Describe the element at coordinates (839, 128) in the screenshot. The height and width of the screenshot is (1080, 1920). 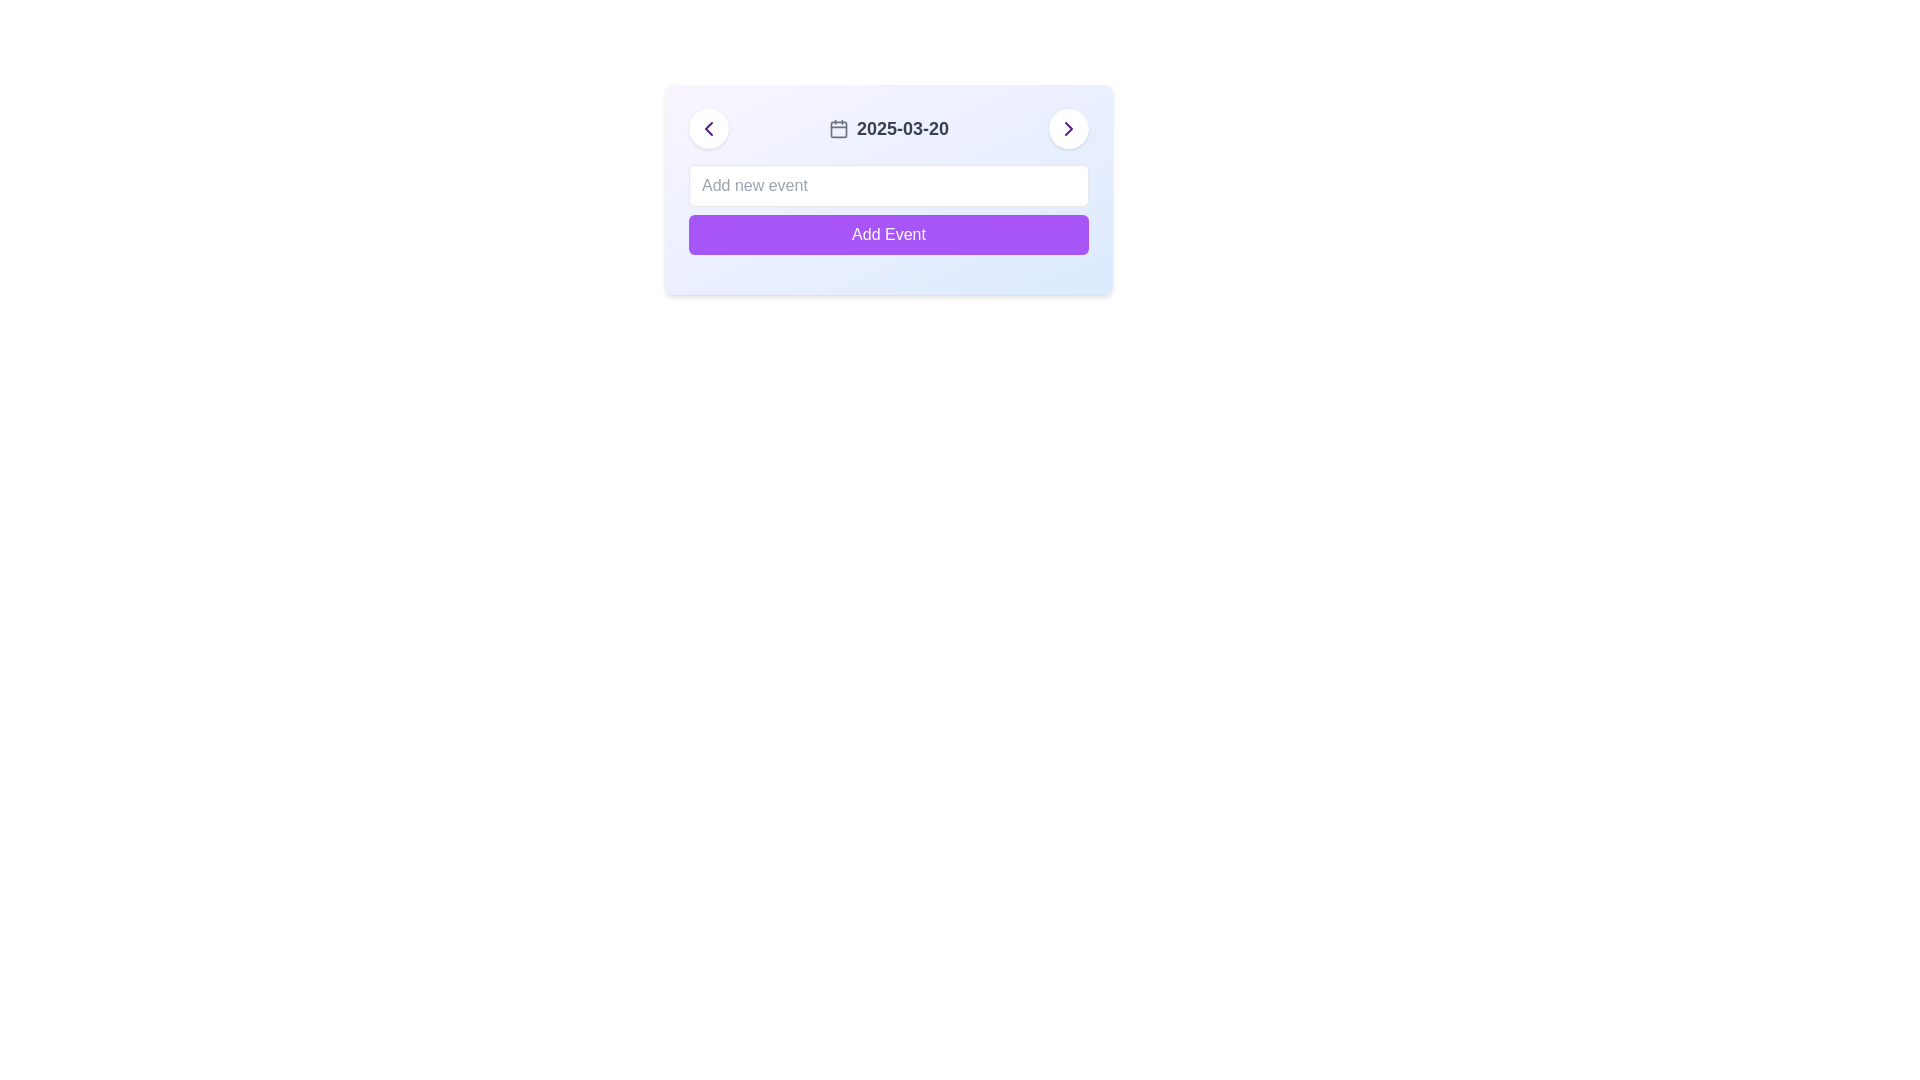
I see `the calendar icon, which visually signifies that the adjacent text represents a date, located to the left of the text '2025-03-20'` at that location.